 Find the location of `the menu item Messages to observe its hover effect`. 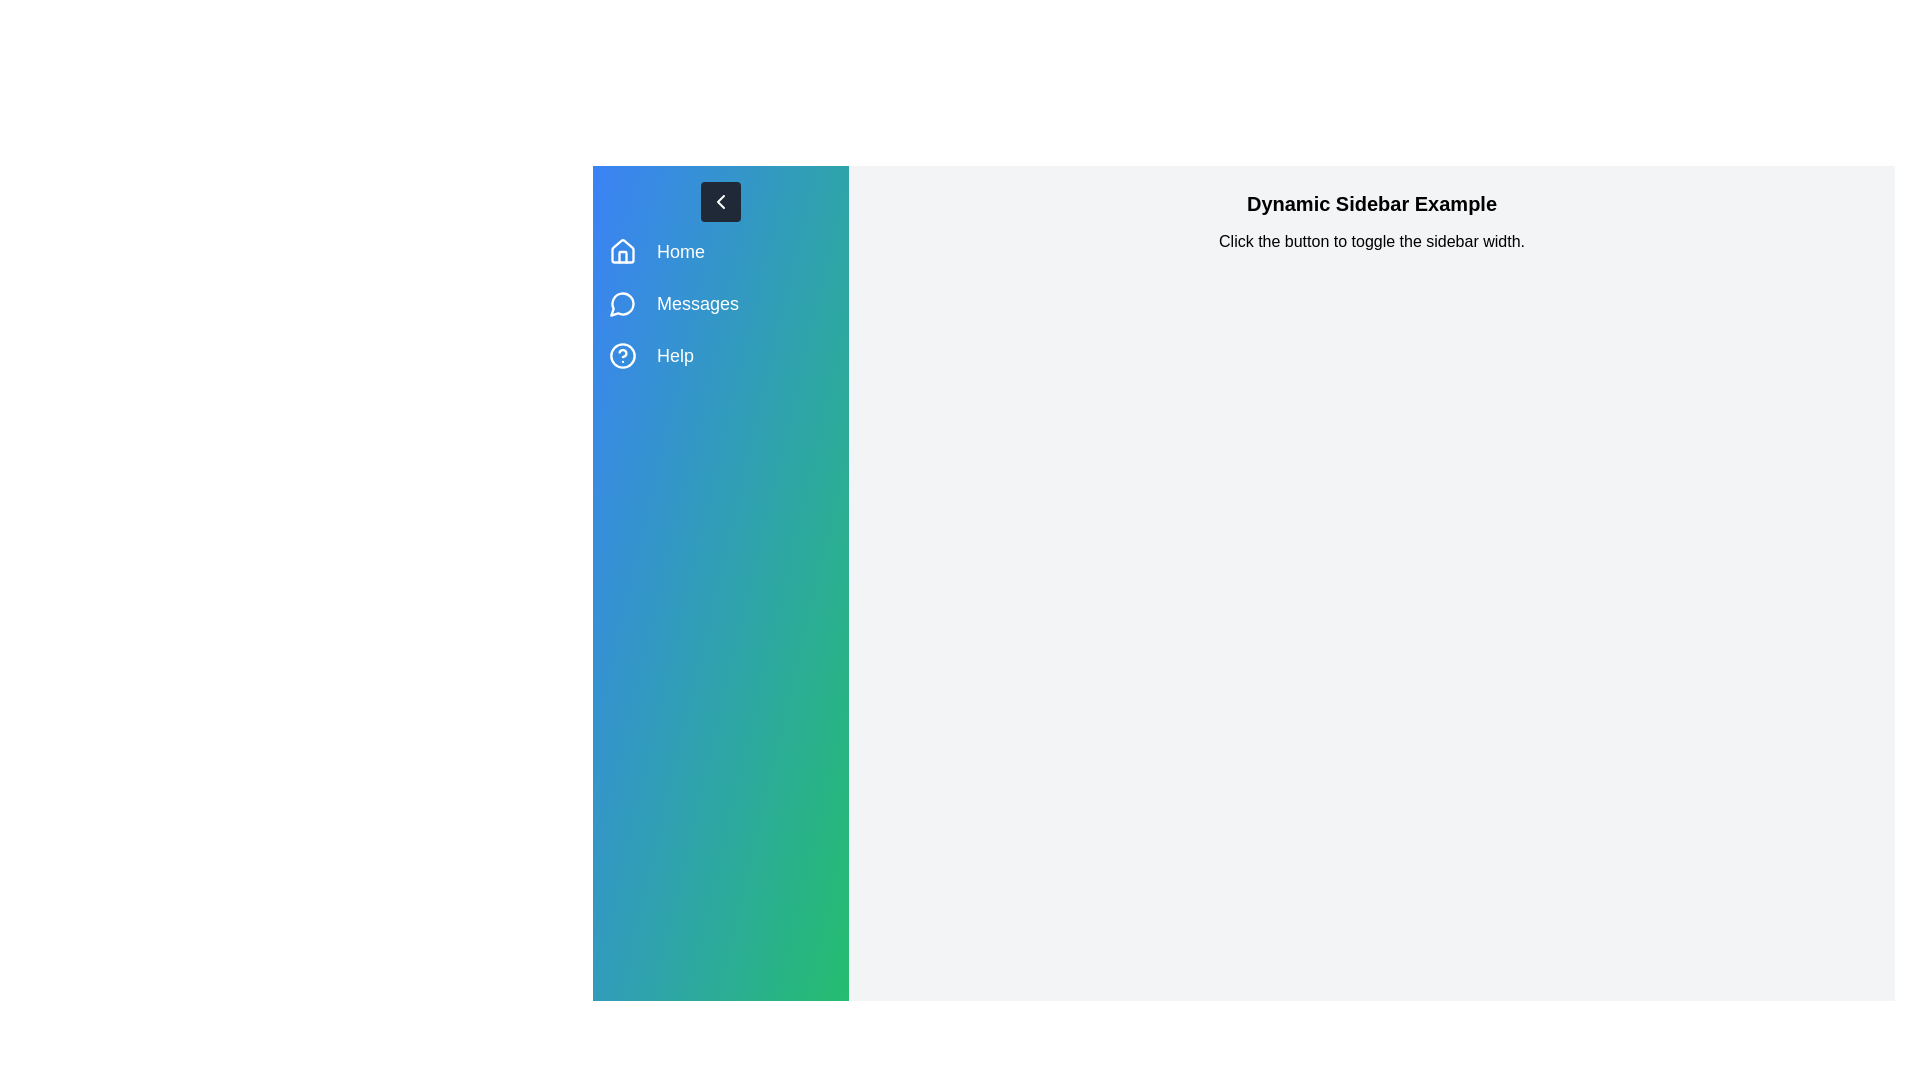

the menu item Messages to observe its hover effect is located at coordinates (720, 304).